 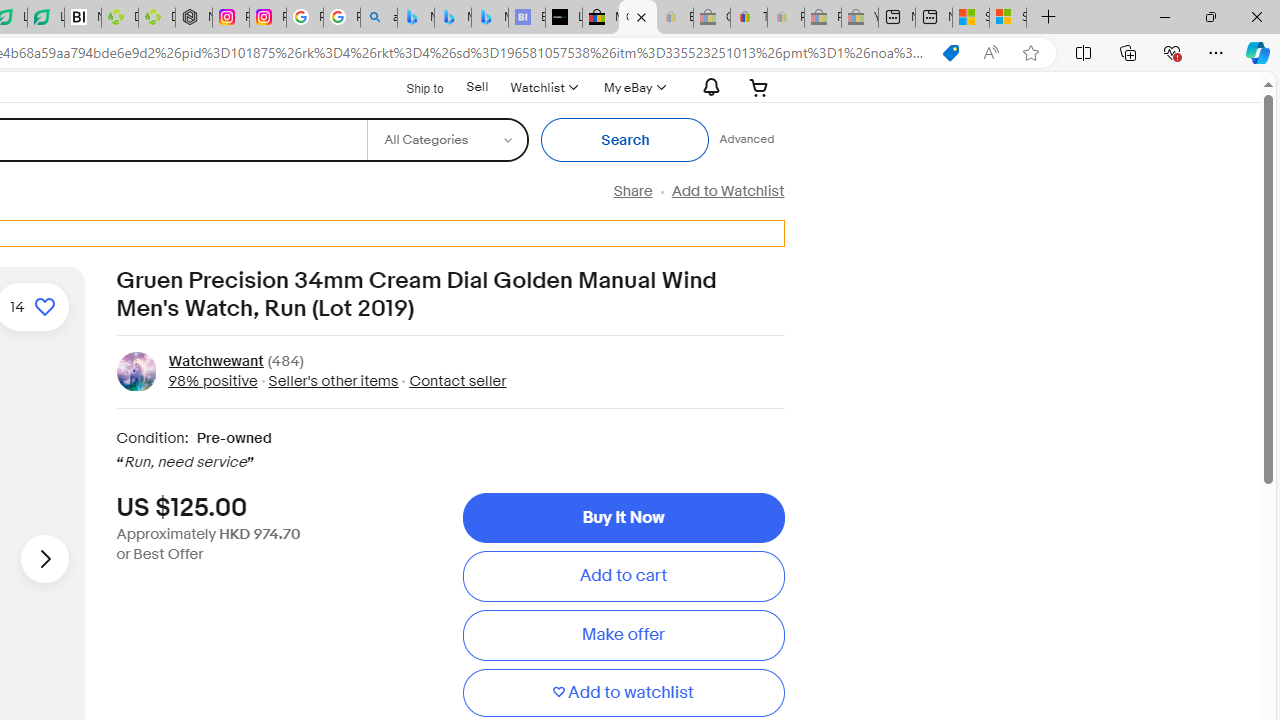 I want to click on 'Microsoft Bing Travel - Shangri-La Hotel Bangkok', so click(x=490, y=17).